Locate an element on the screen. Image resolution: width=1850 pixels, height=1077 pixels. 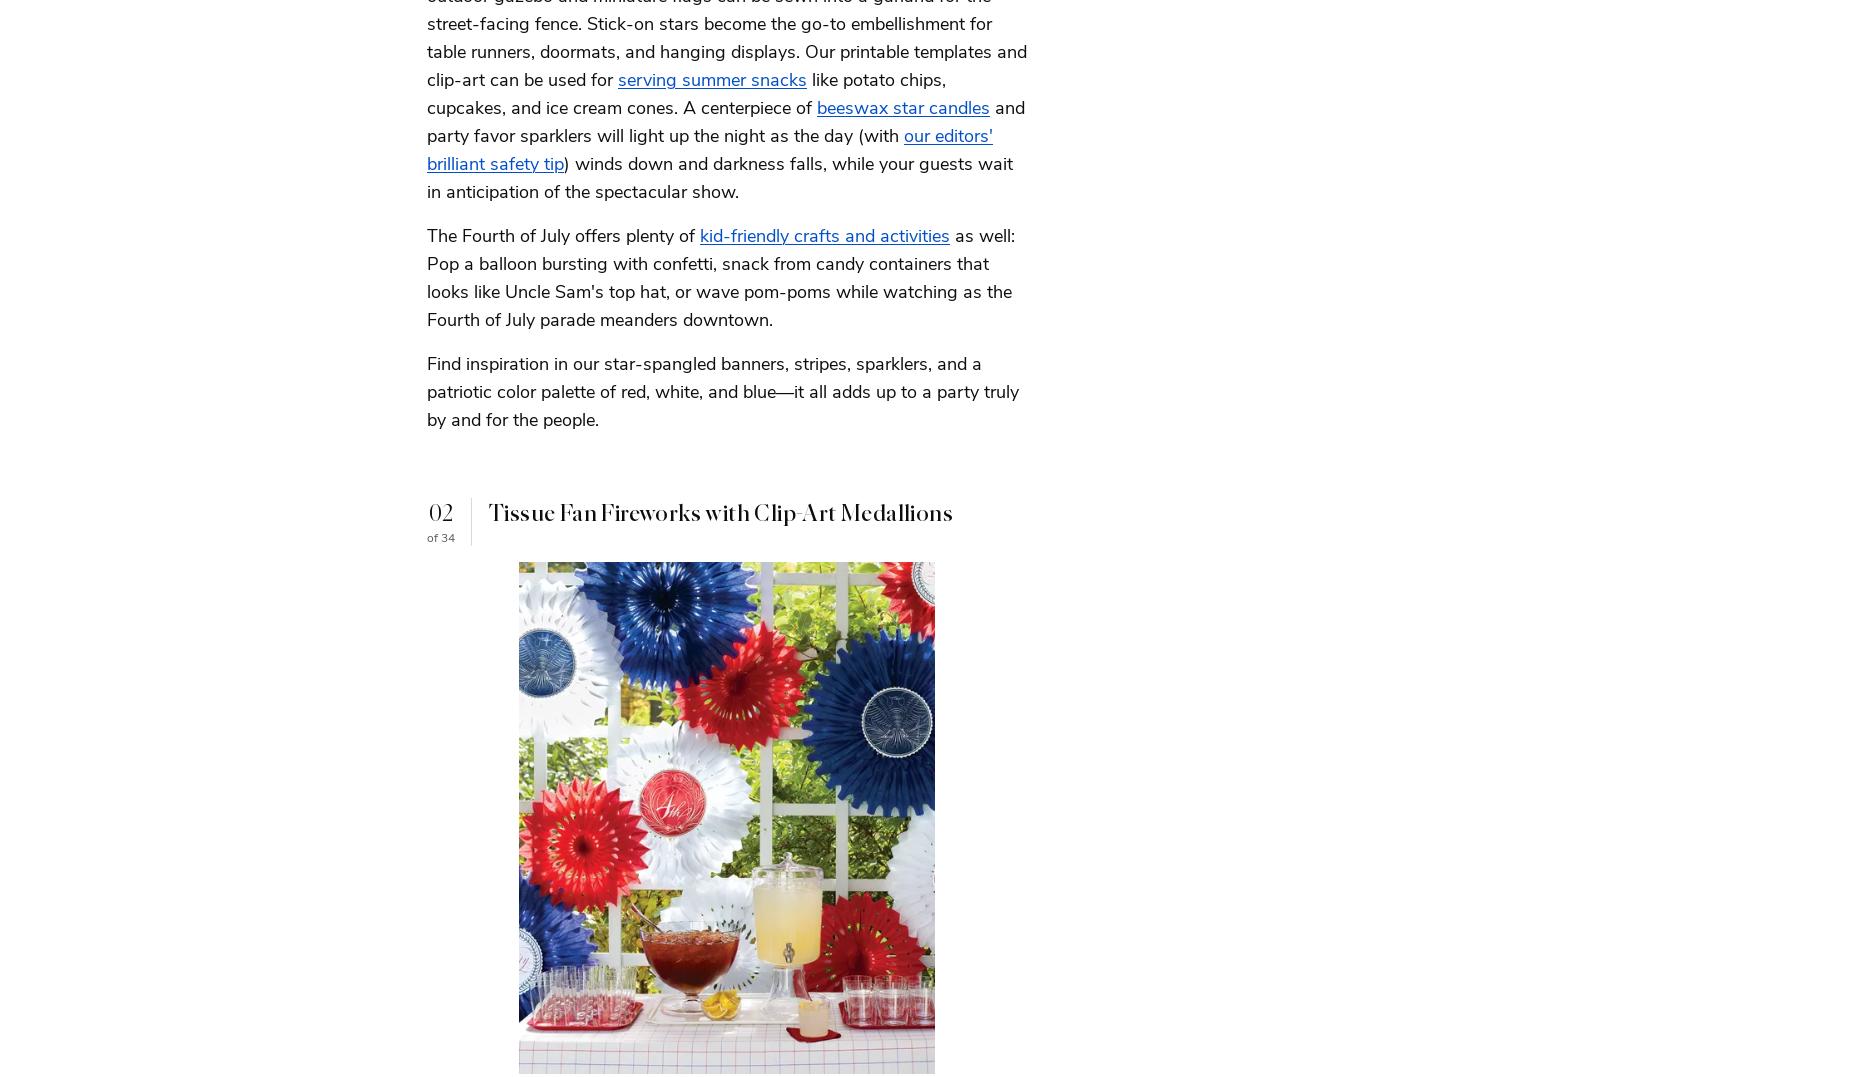
'Tissue Fan Fireworks with Clip-Art Medallions' is located at coordinates (720, 511).